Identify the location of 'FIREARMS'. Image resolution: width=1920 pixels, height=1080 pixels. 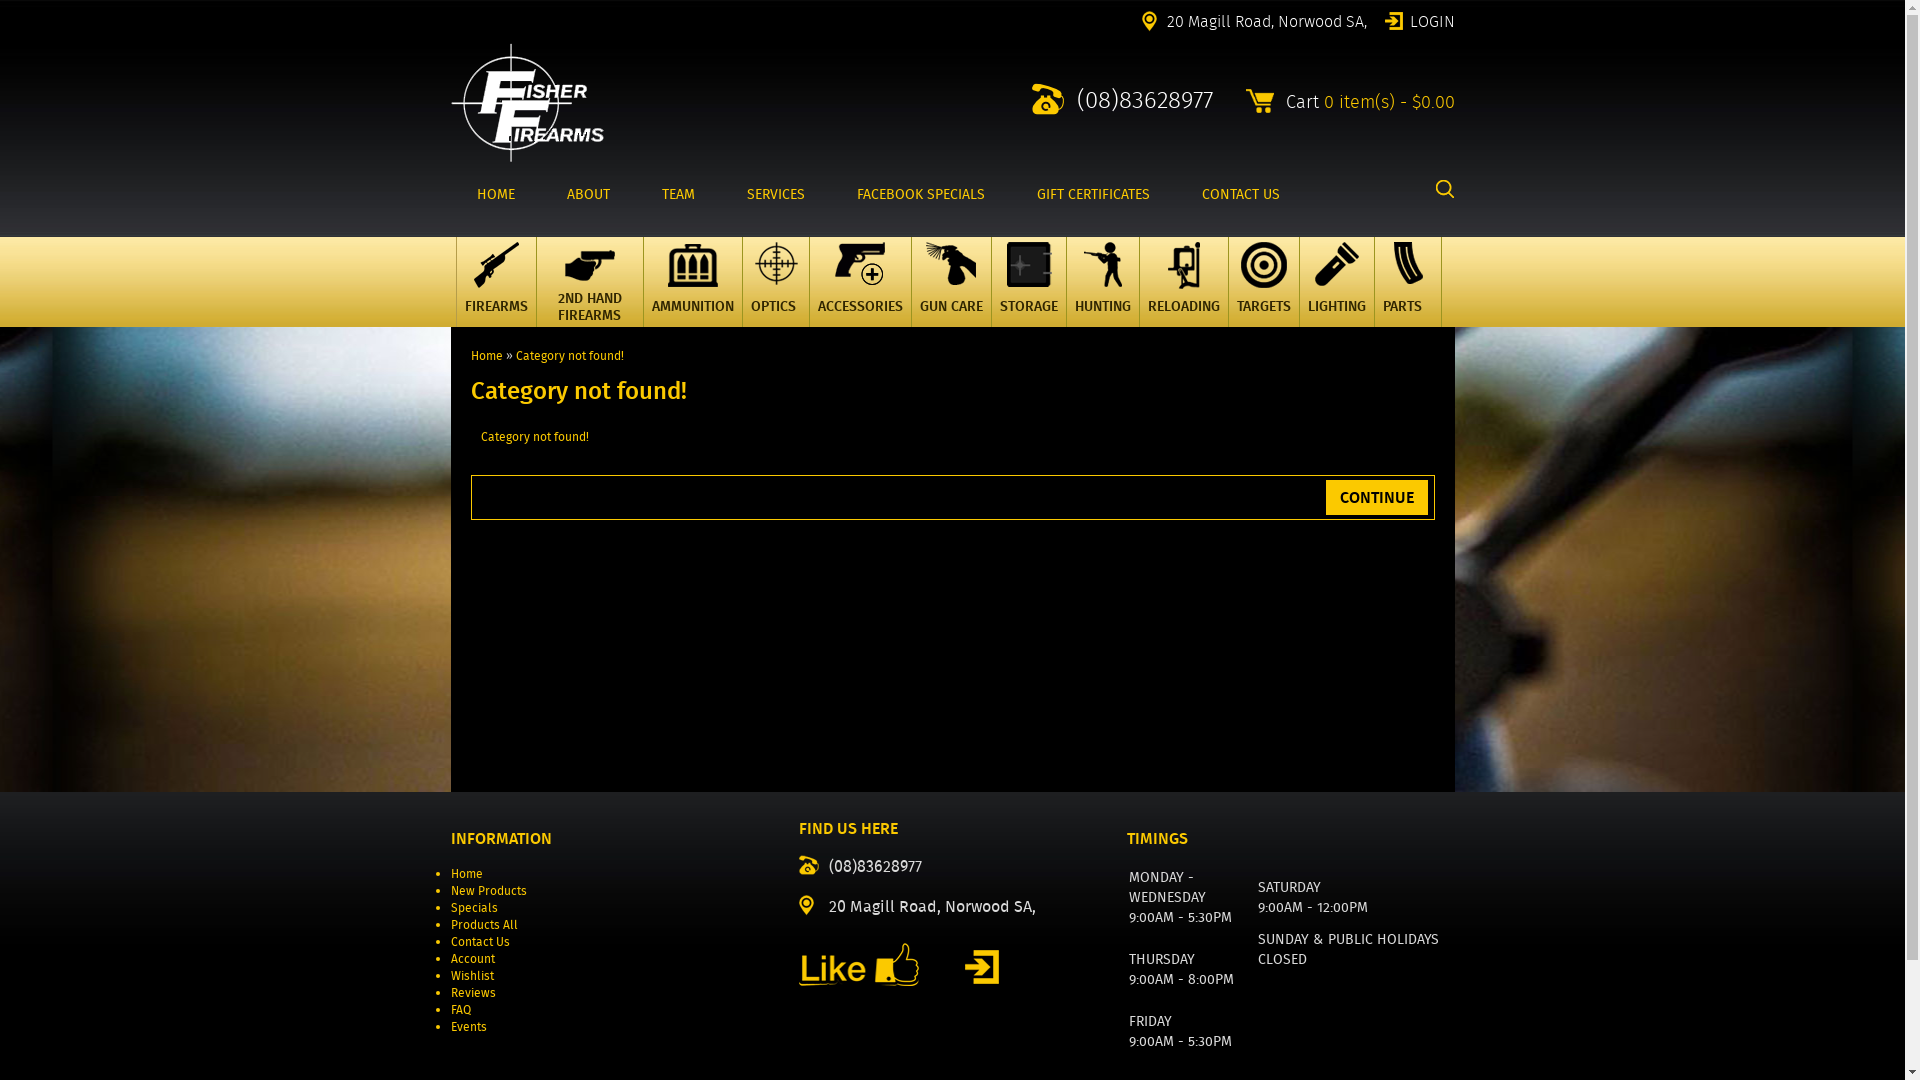
(496, 281).